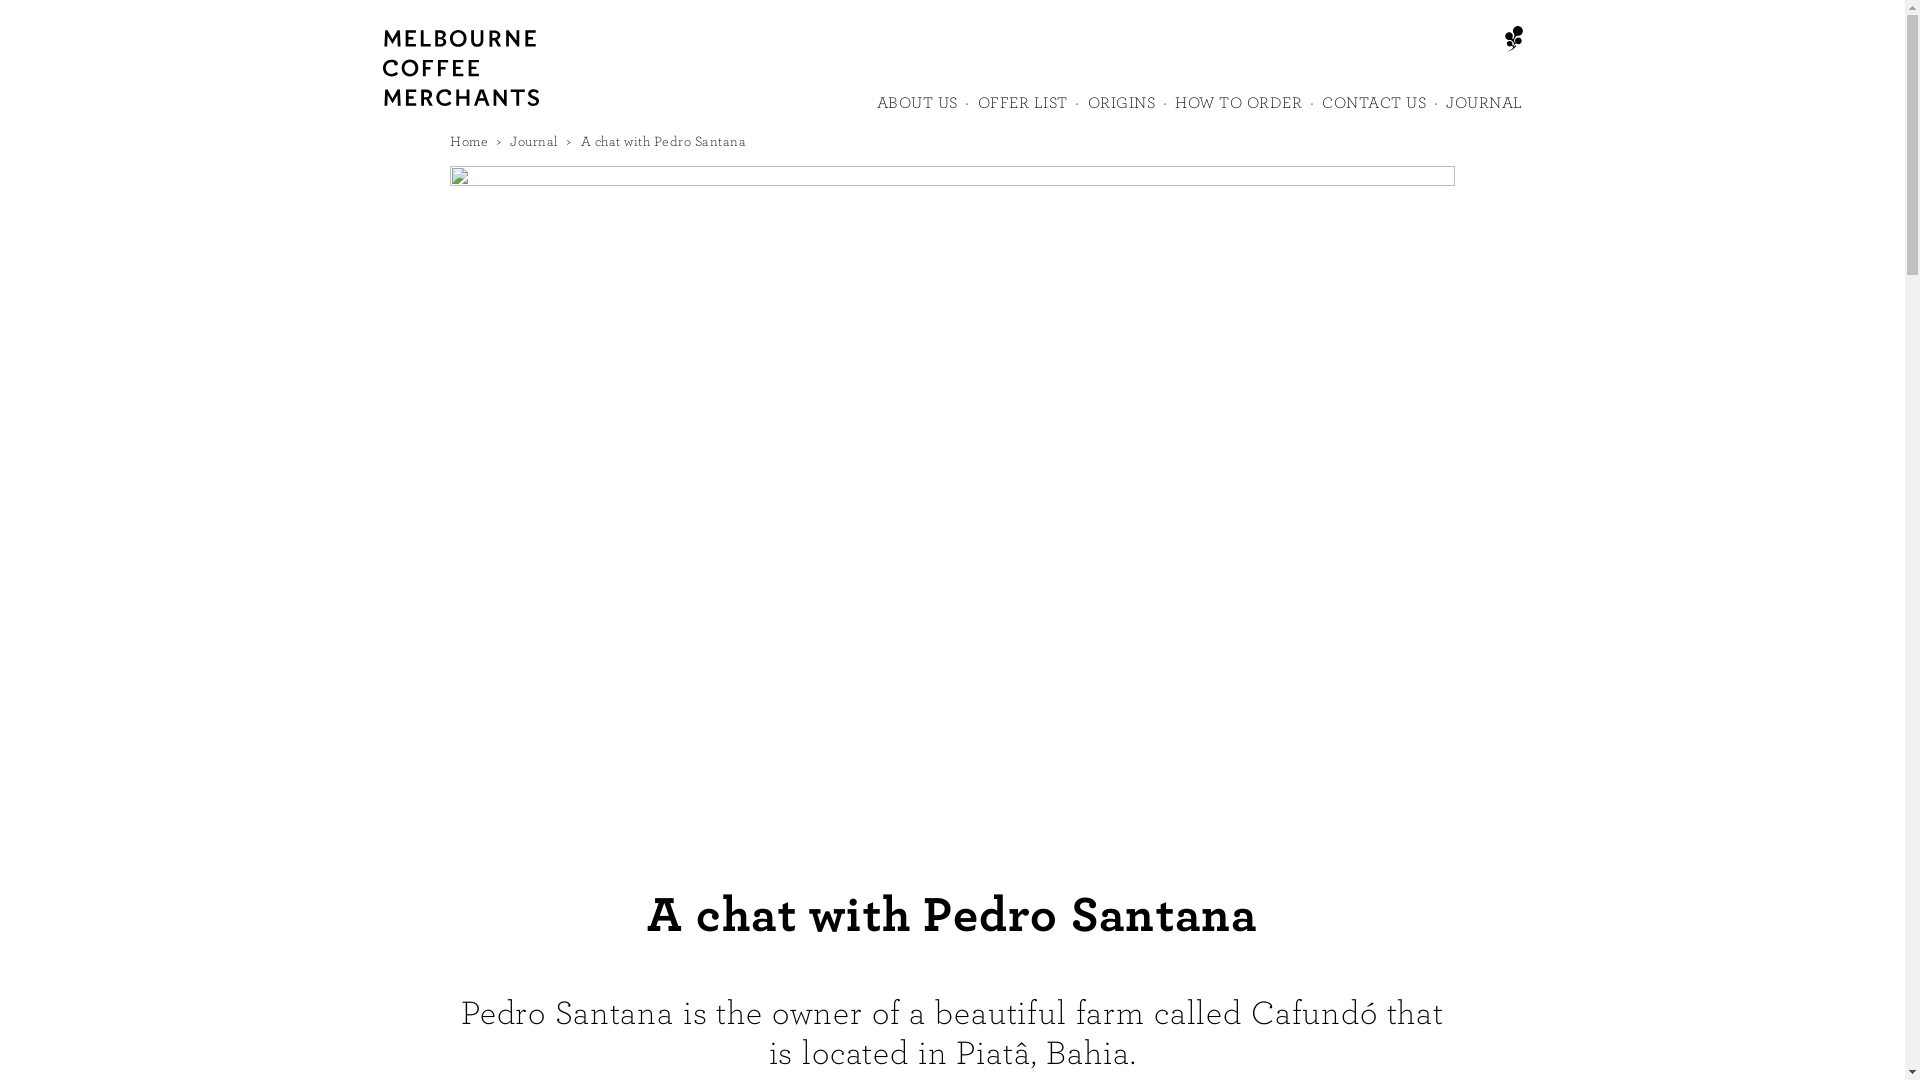  I want to click on 'OFFER LIST', so click(1022, 111).